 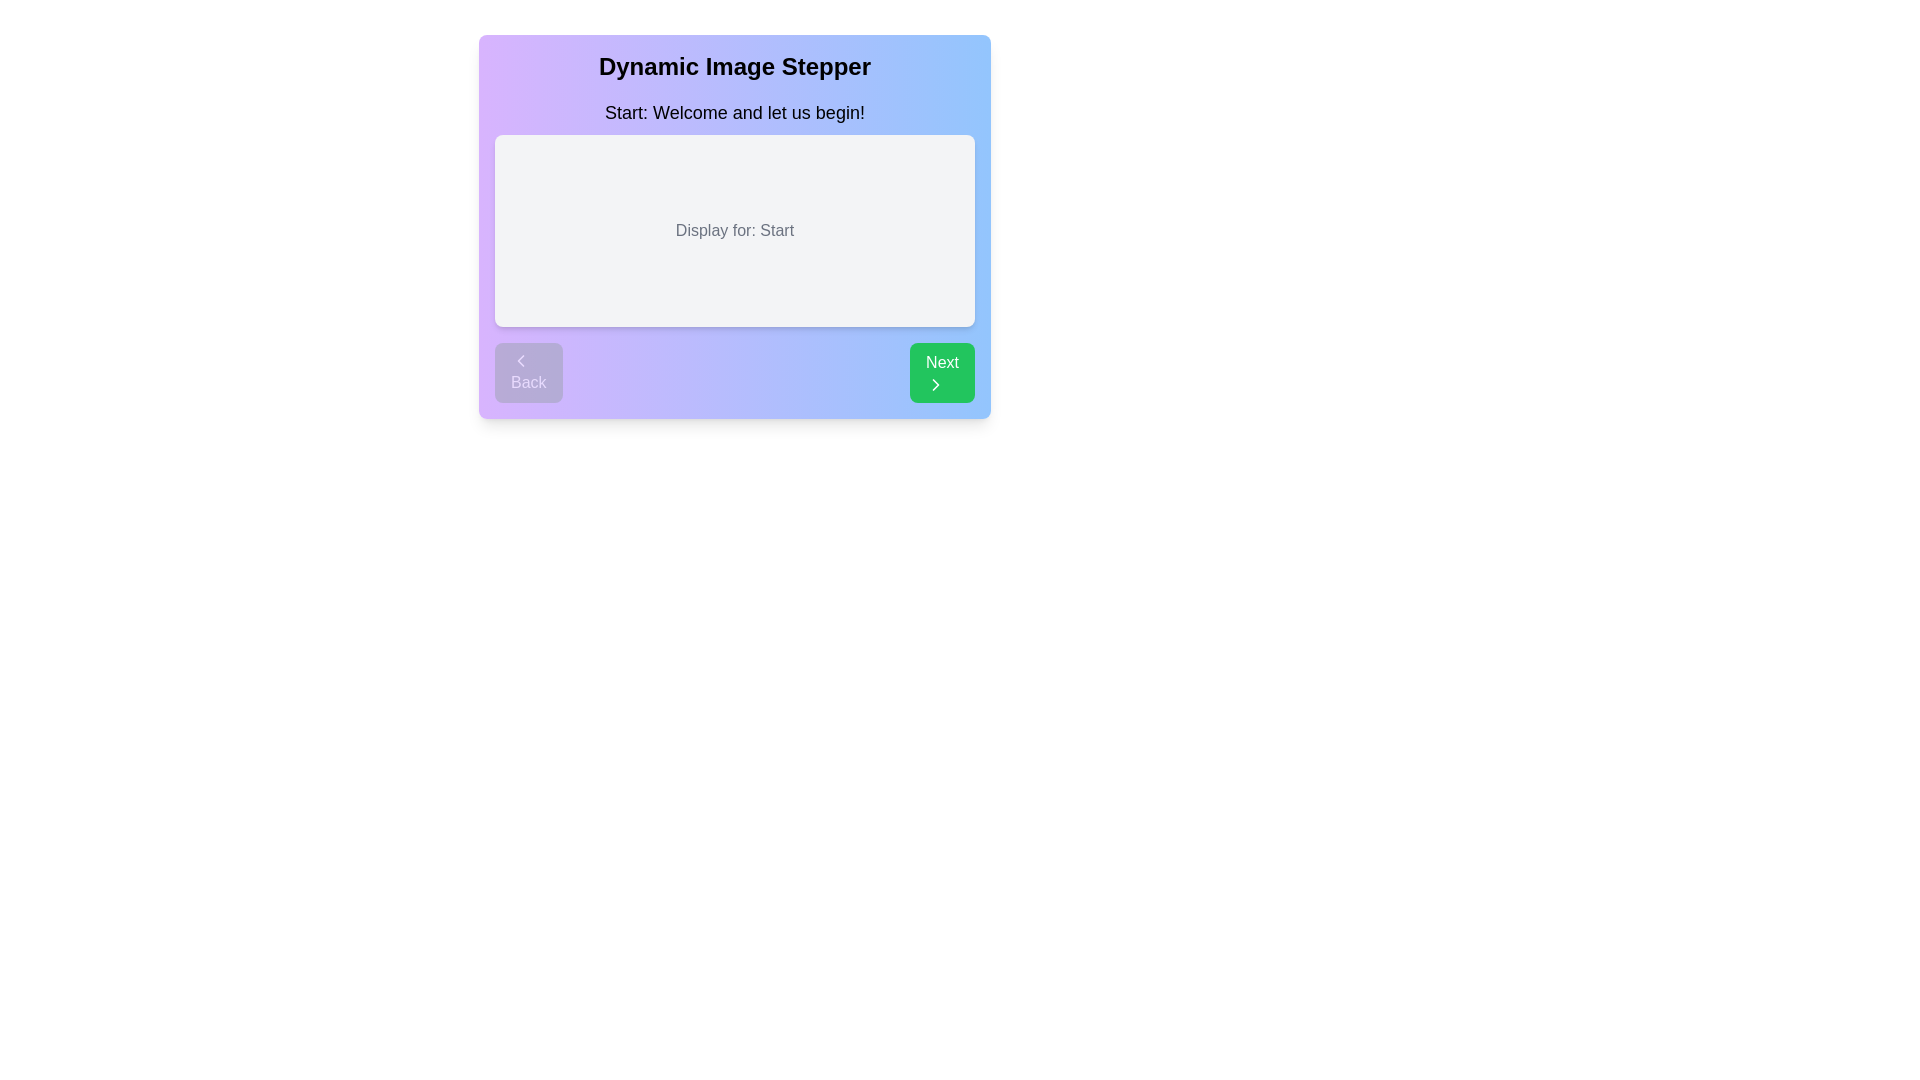 I want to click on the display area to interact with the current step's content, so click(x=733, y=230).